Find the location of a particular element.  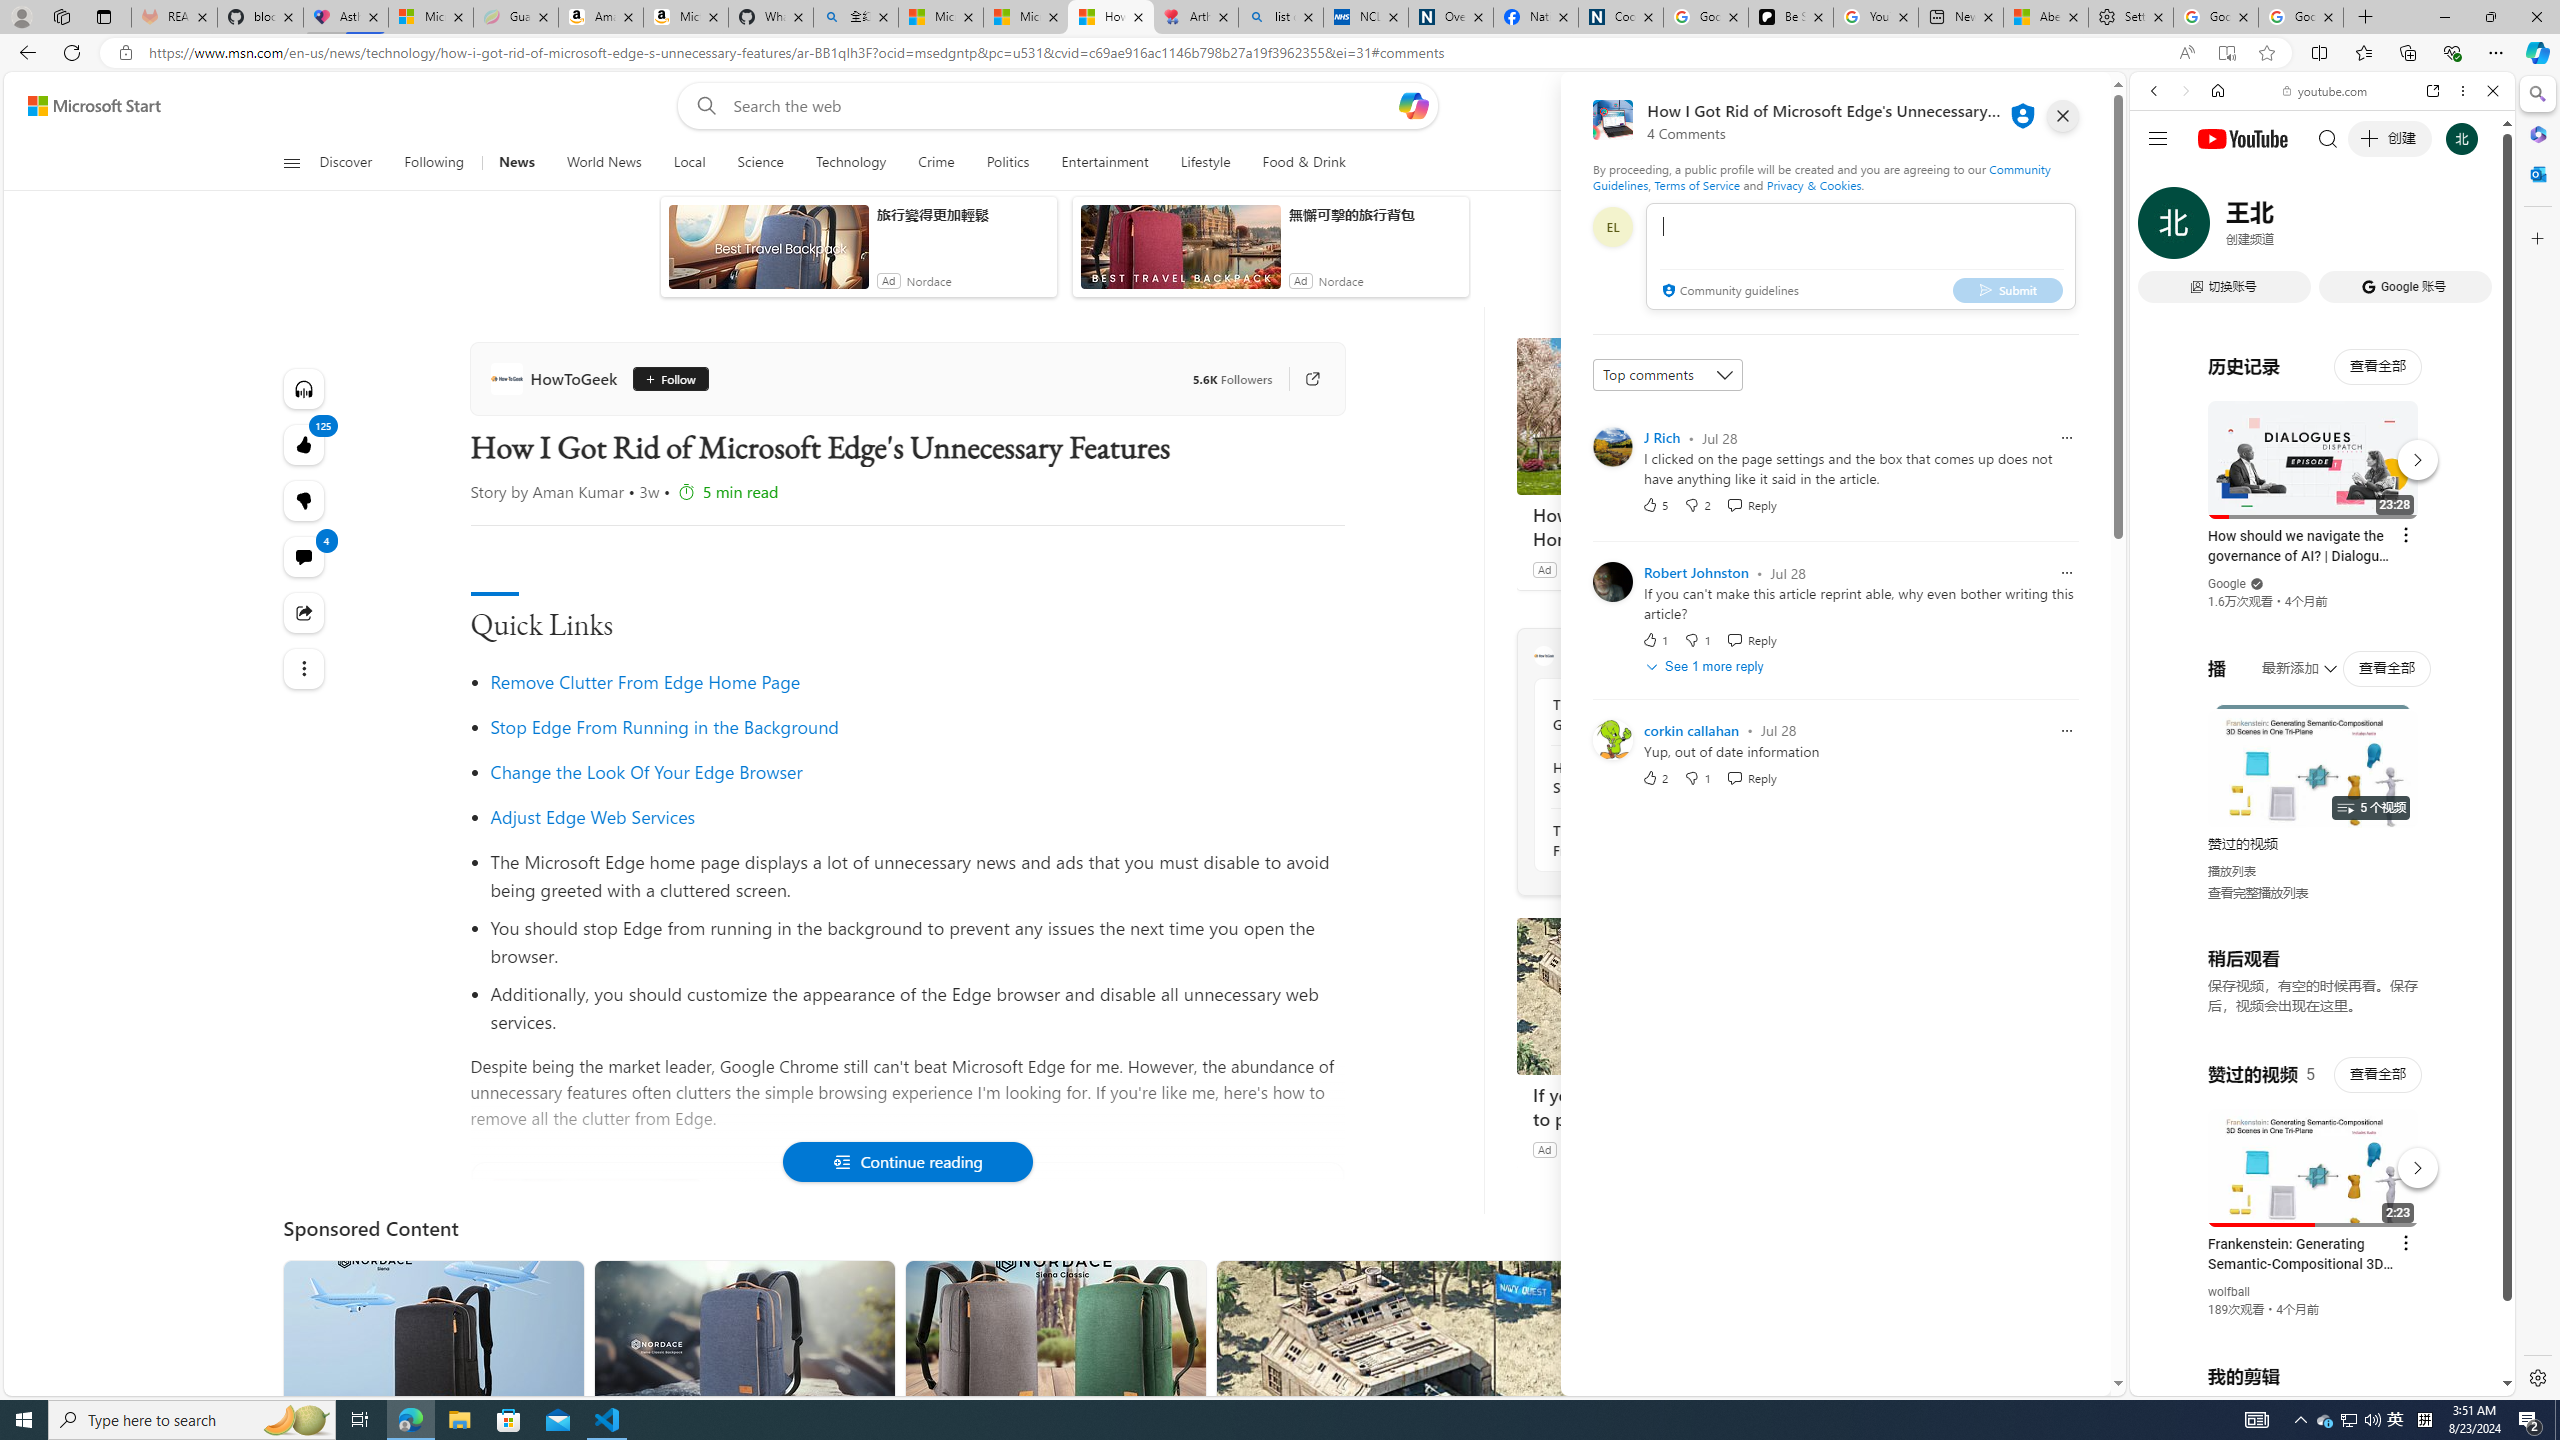

'Adjust Edge Web Services' is located at coordinates (591, 816).